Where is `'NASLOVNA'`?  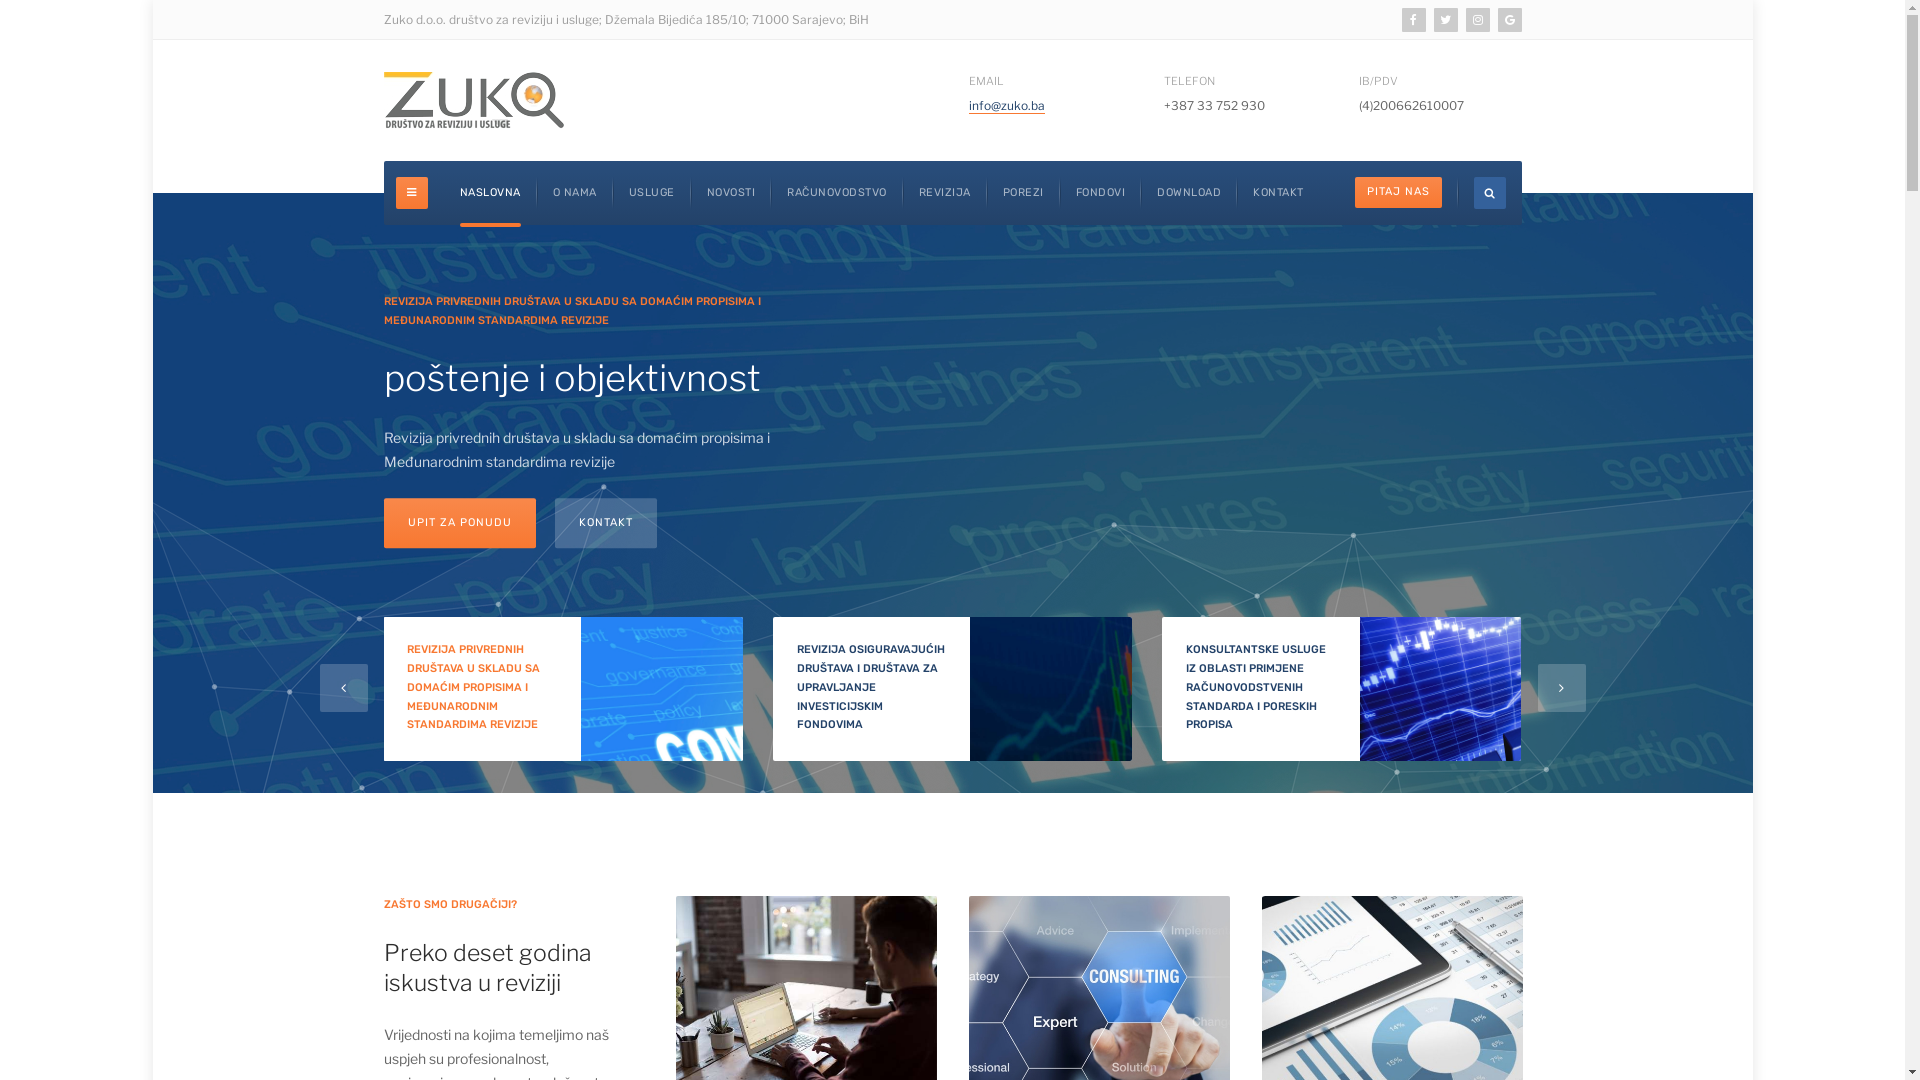 'NASLOVNA' is located at coordinates (459, 192).